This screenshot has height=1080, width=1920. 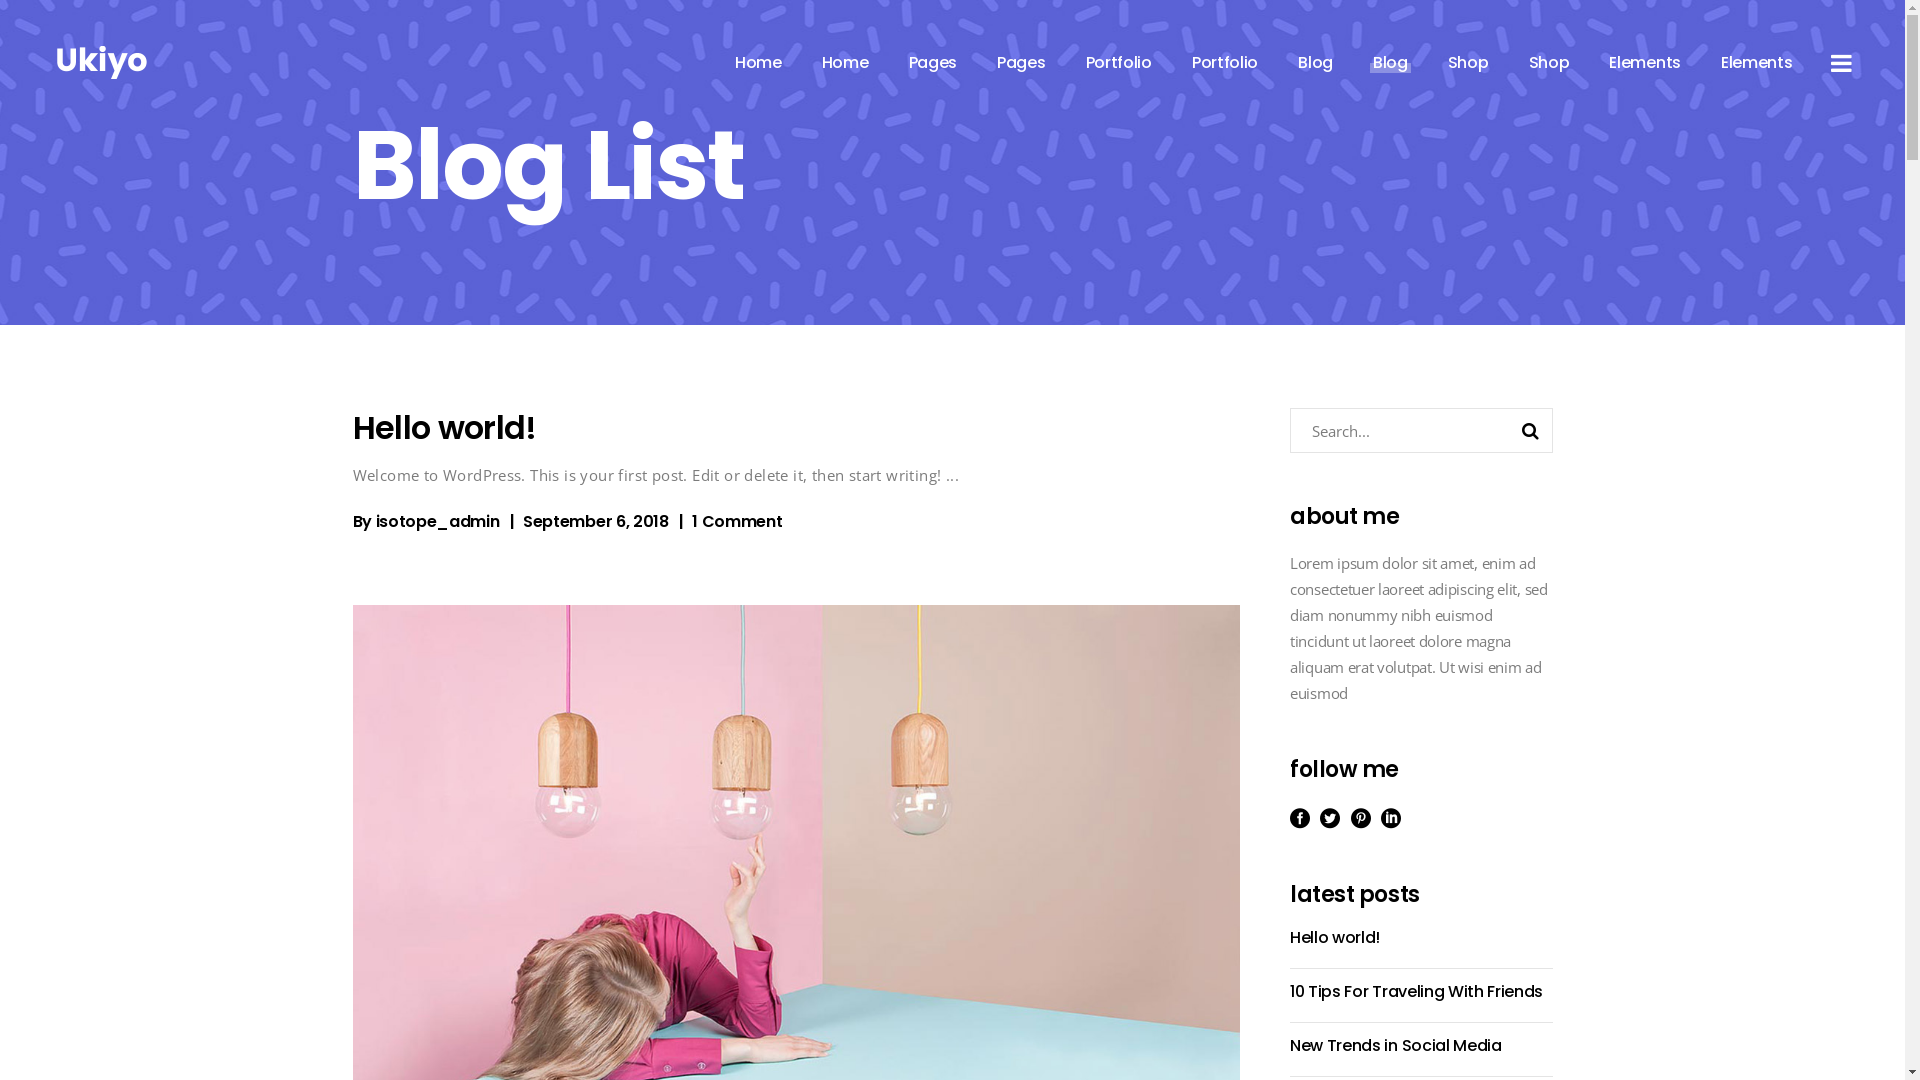 I want to click on 'Home', so click(x=757, y=61).